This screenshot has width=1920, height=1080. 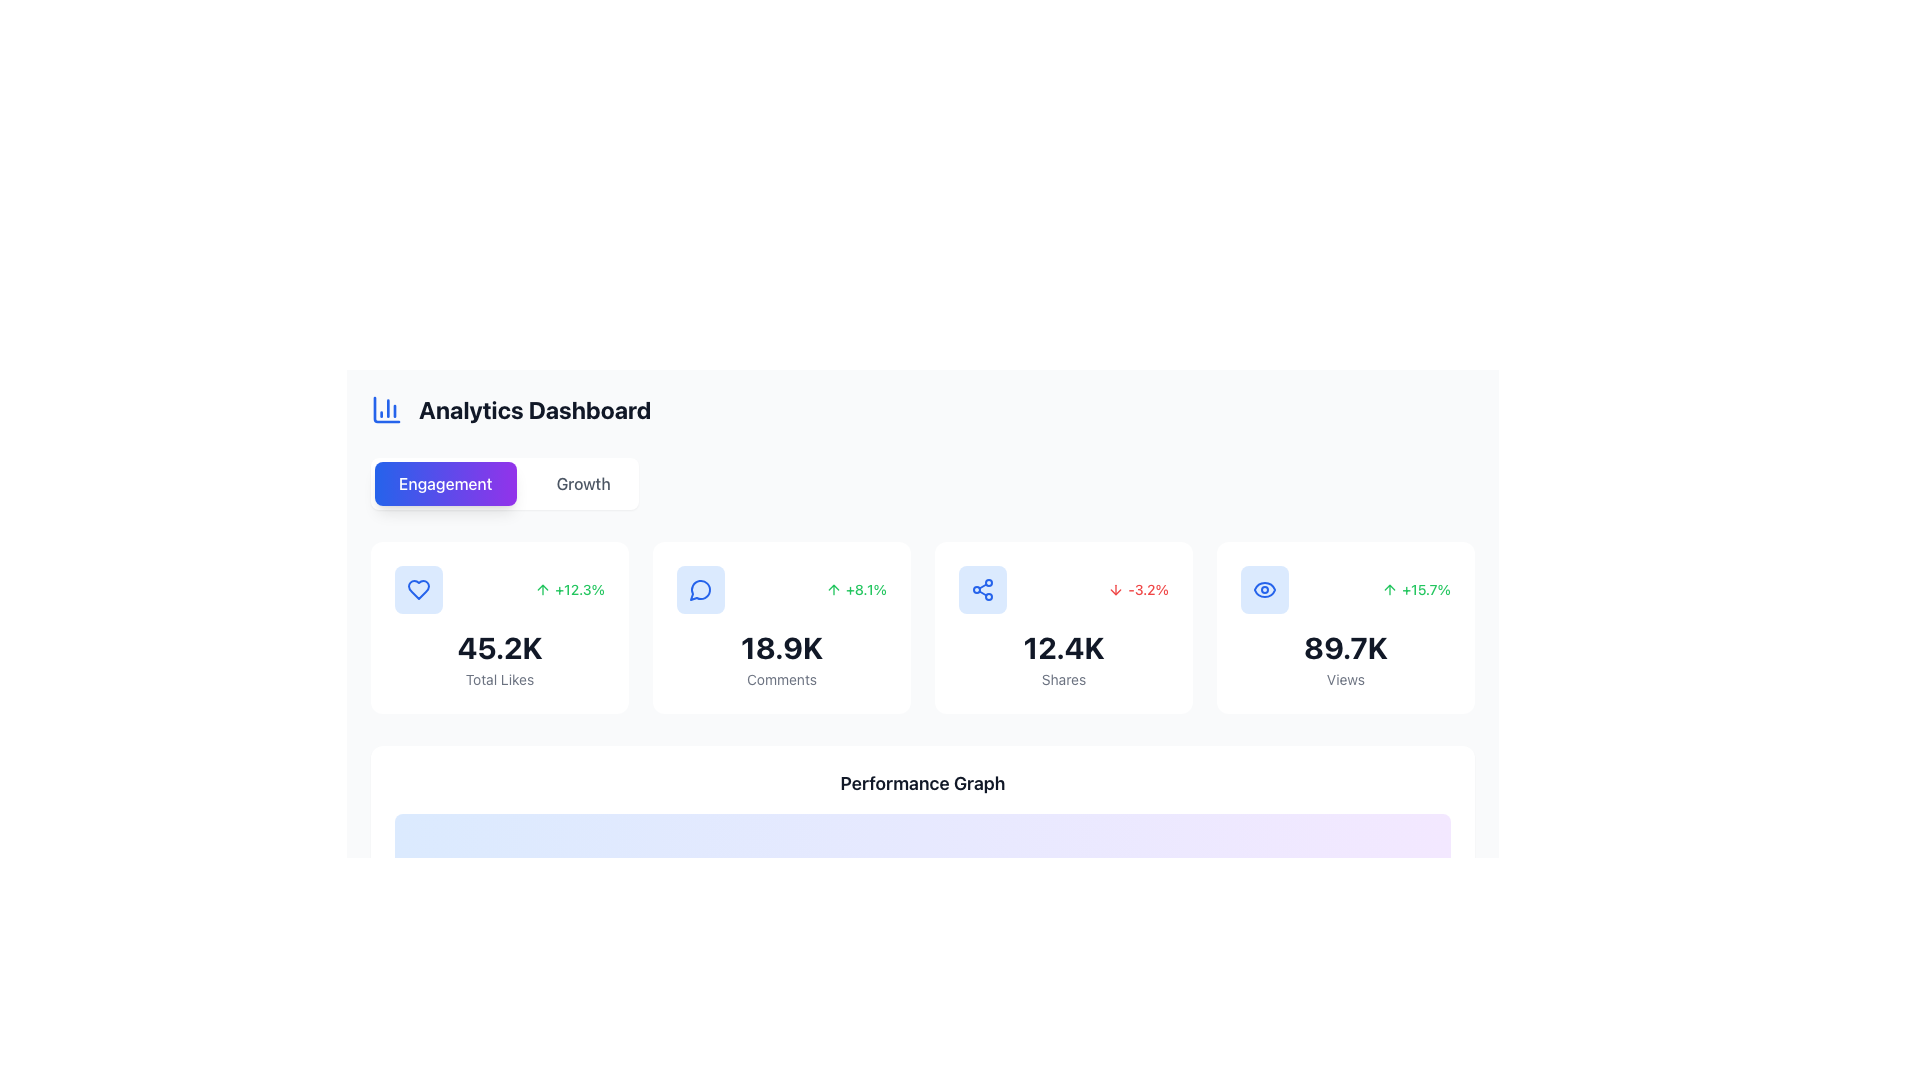 I want to click on the upward-pointing arrow icon located to the left of the green text '+8.1%' in the 'Comments' section of the dashboard, so click(x=833, y=589).